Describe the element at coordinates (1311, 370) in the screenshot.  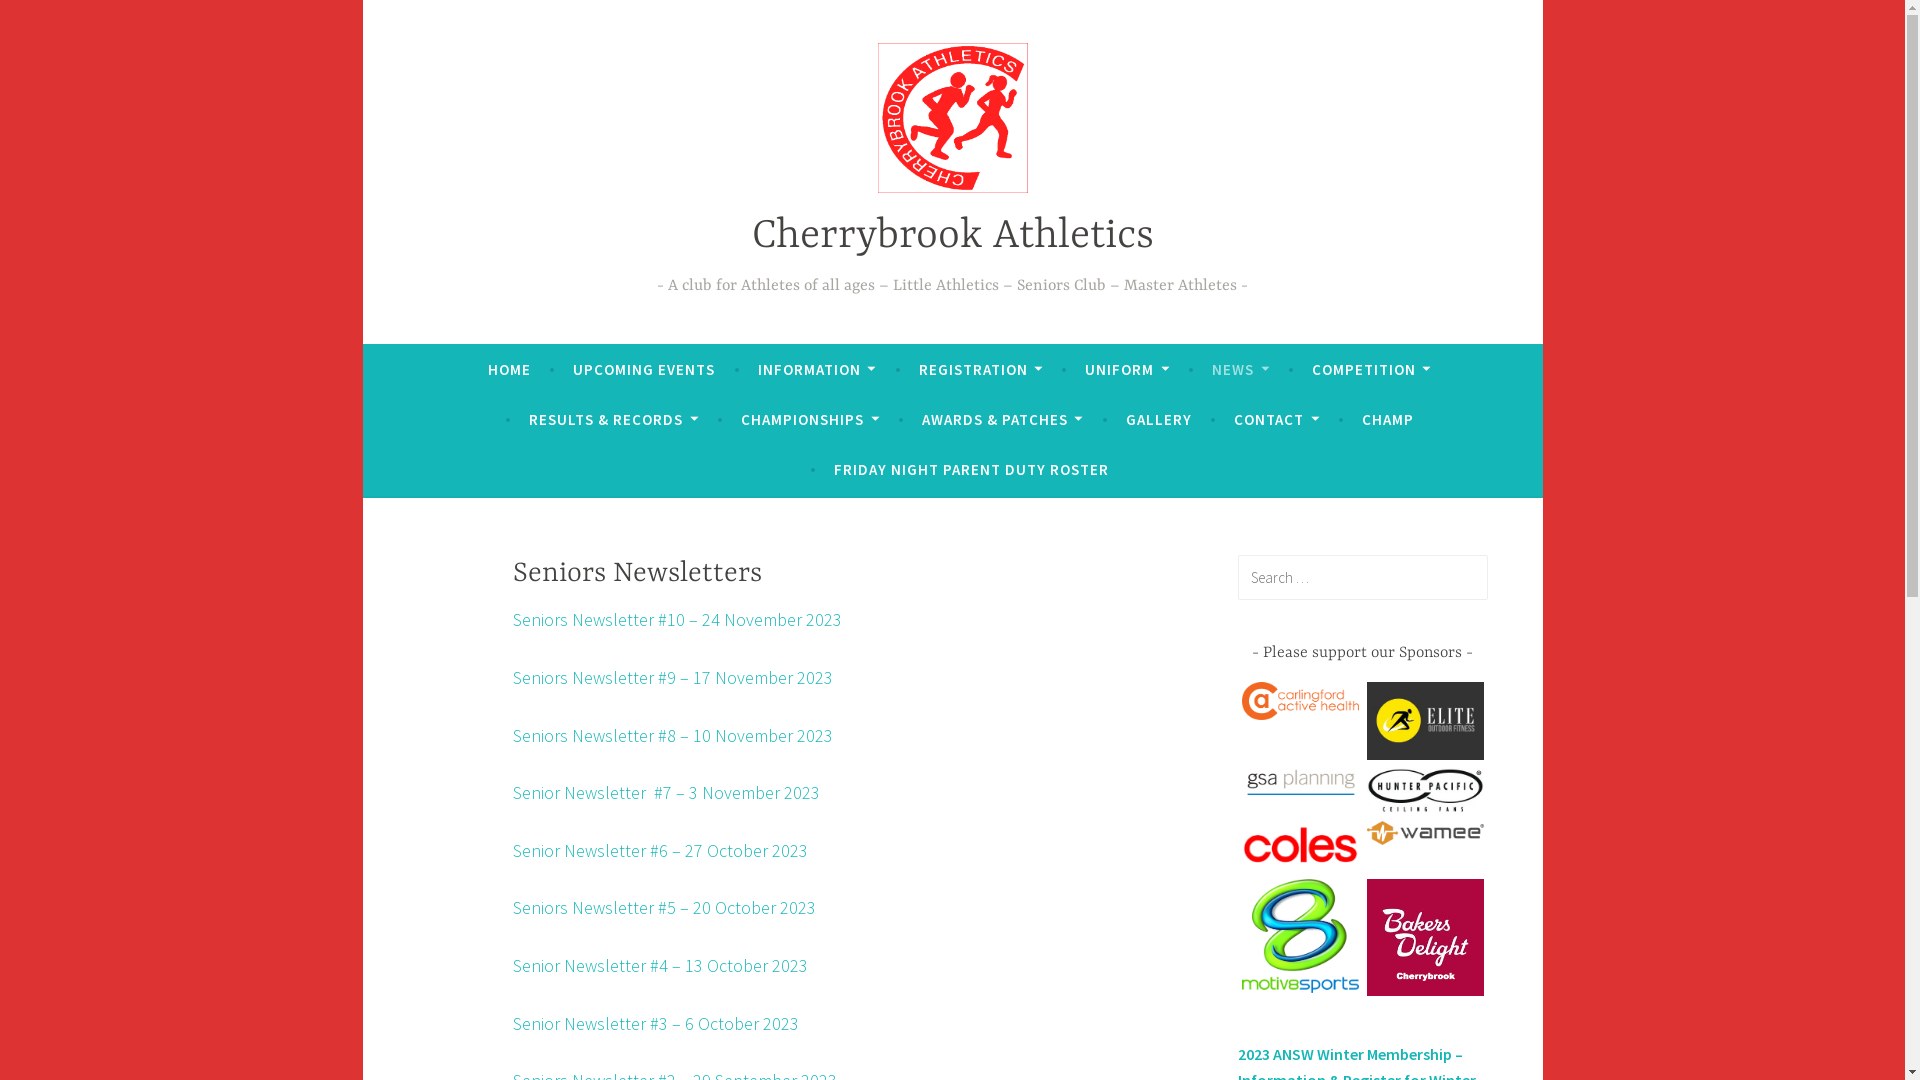
I see `'COMPETITION'` at that location.